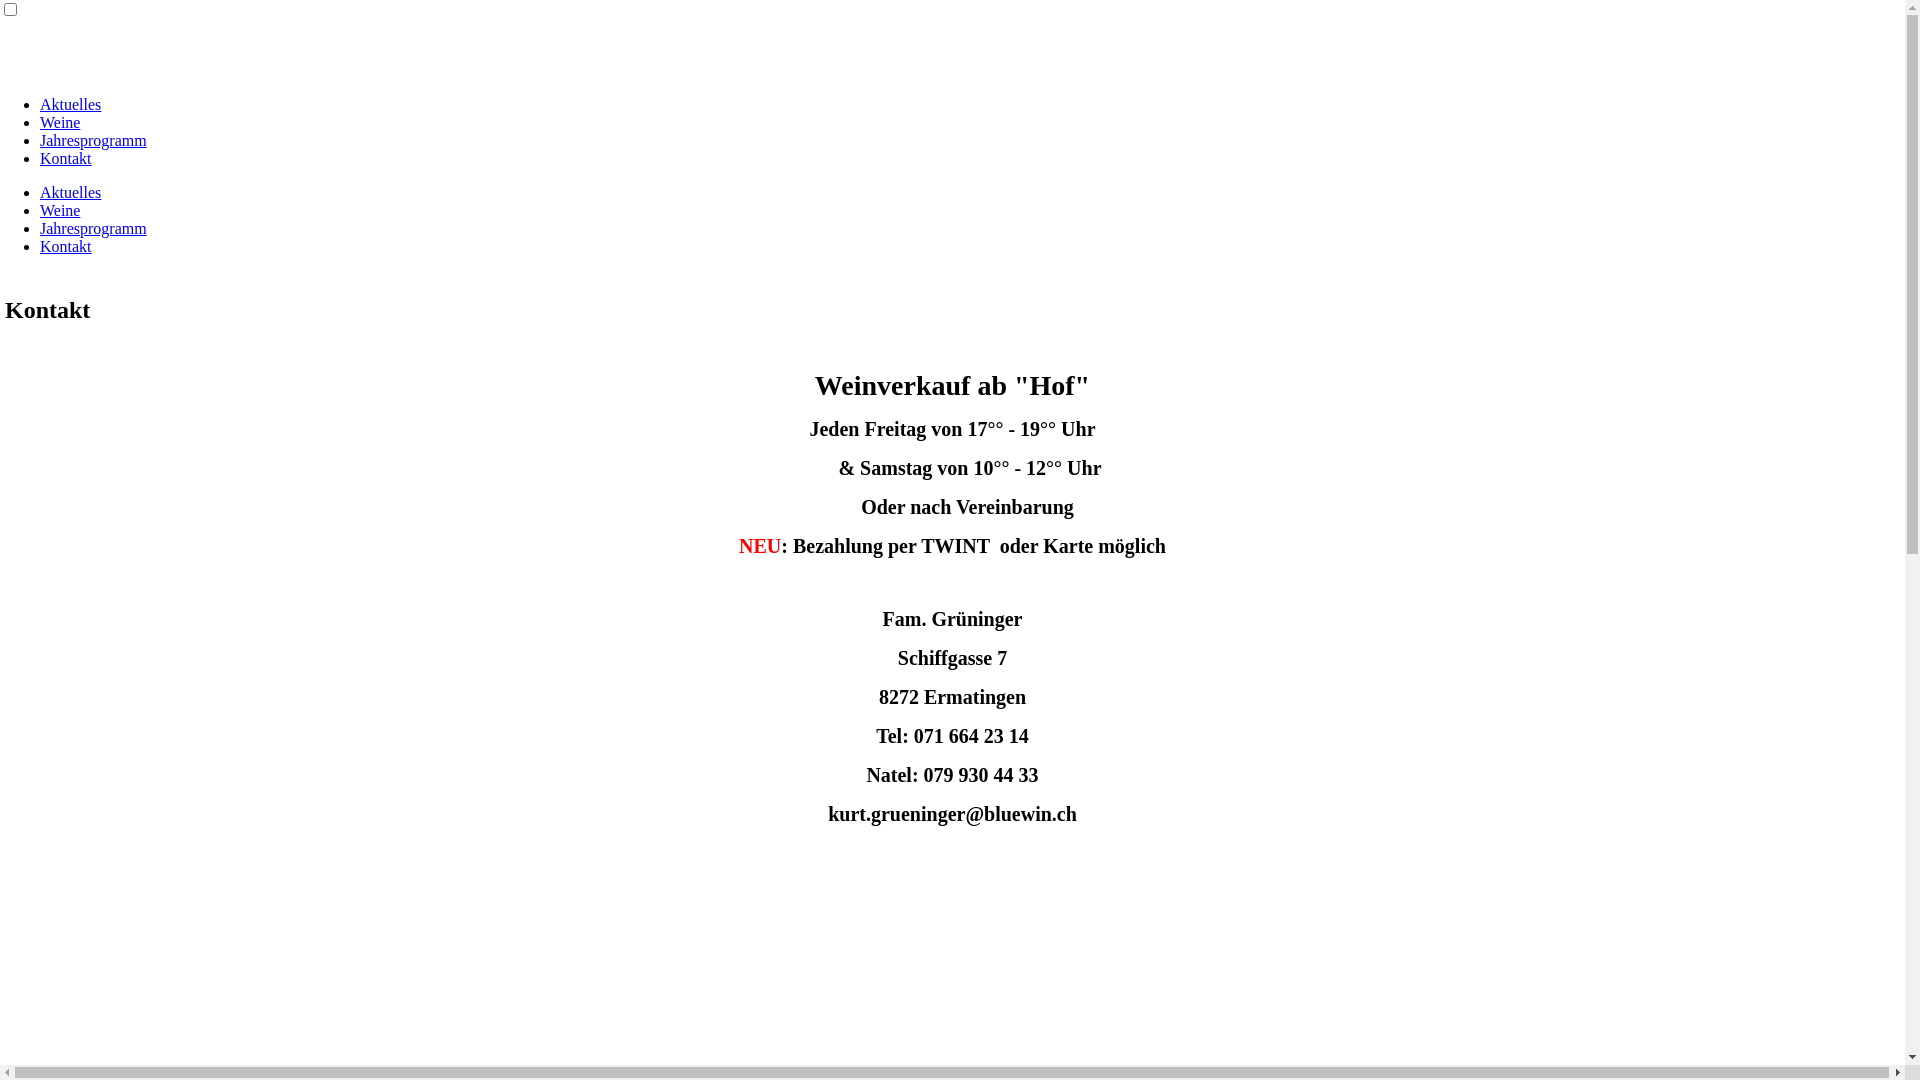  I want to click on 'Aktuelles', so click(70, 192).